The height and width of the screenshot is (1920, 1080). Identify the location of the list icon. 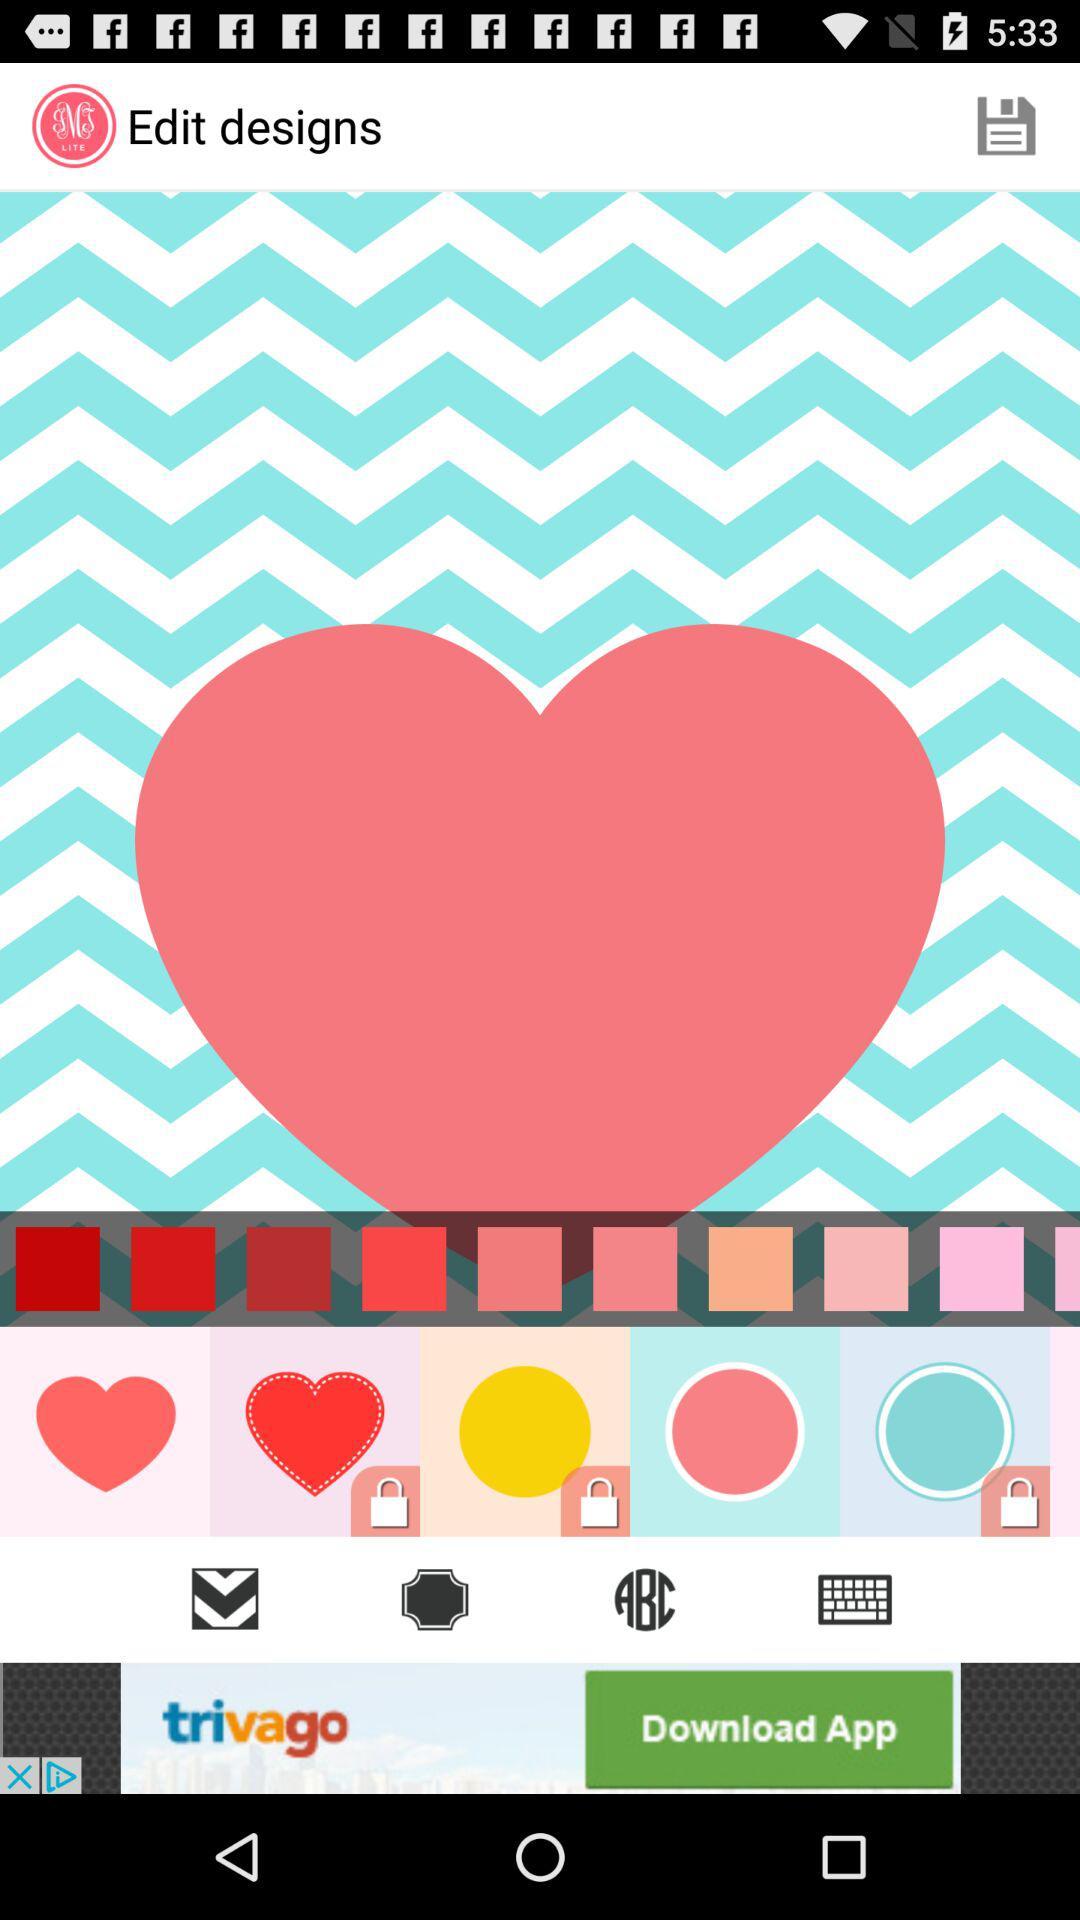
(855, 1598).